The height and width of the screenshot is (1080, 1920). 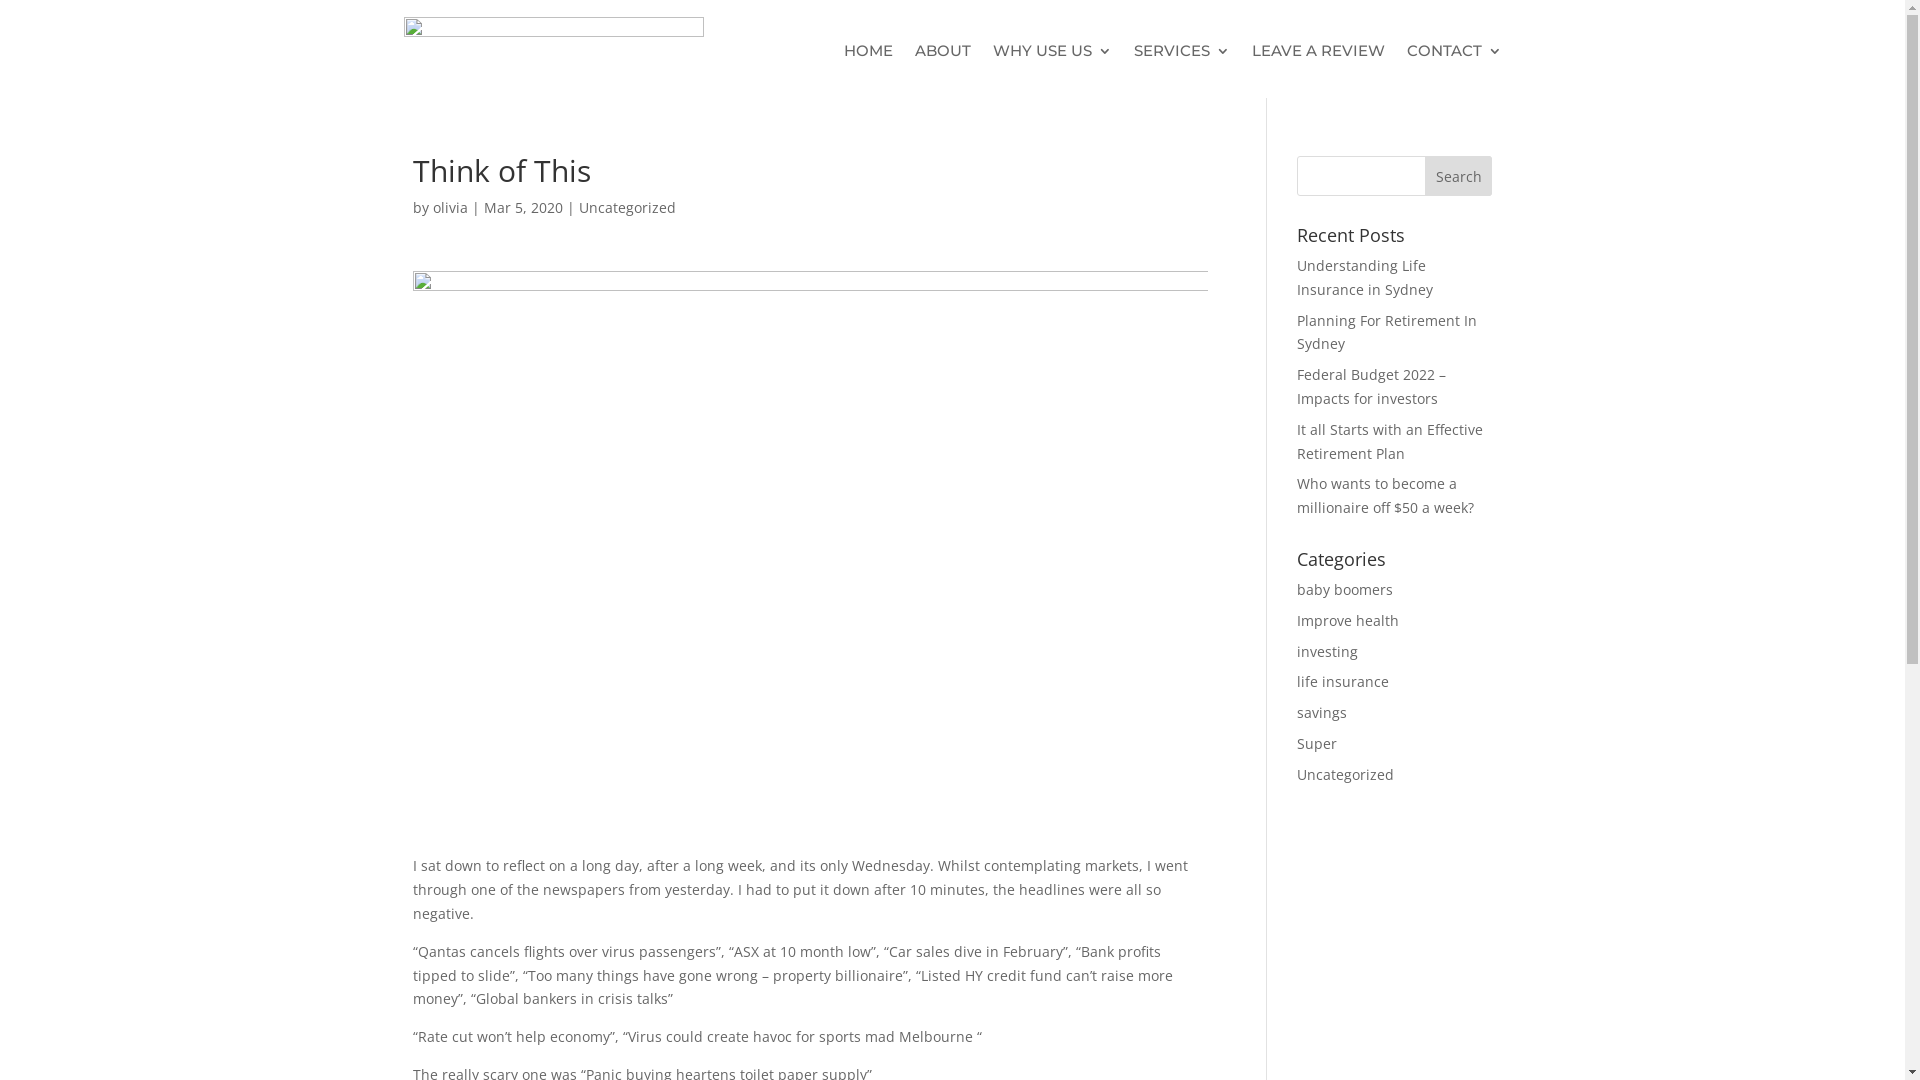 What do you see at coordinates (1050, 49) in the screenshot?
I see `'WHY USE US'` at bounding box center [1050, 49].